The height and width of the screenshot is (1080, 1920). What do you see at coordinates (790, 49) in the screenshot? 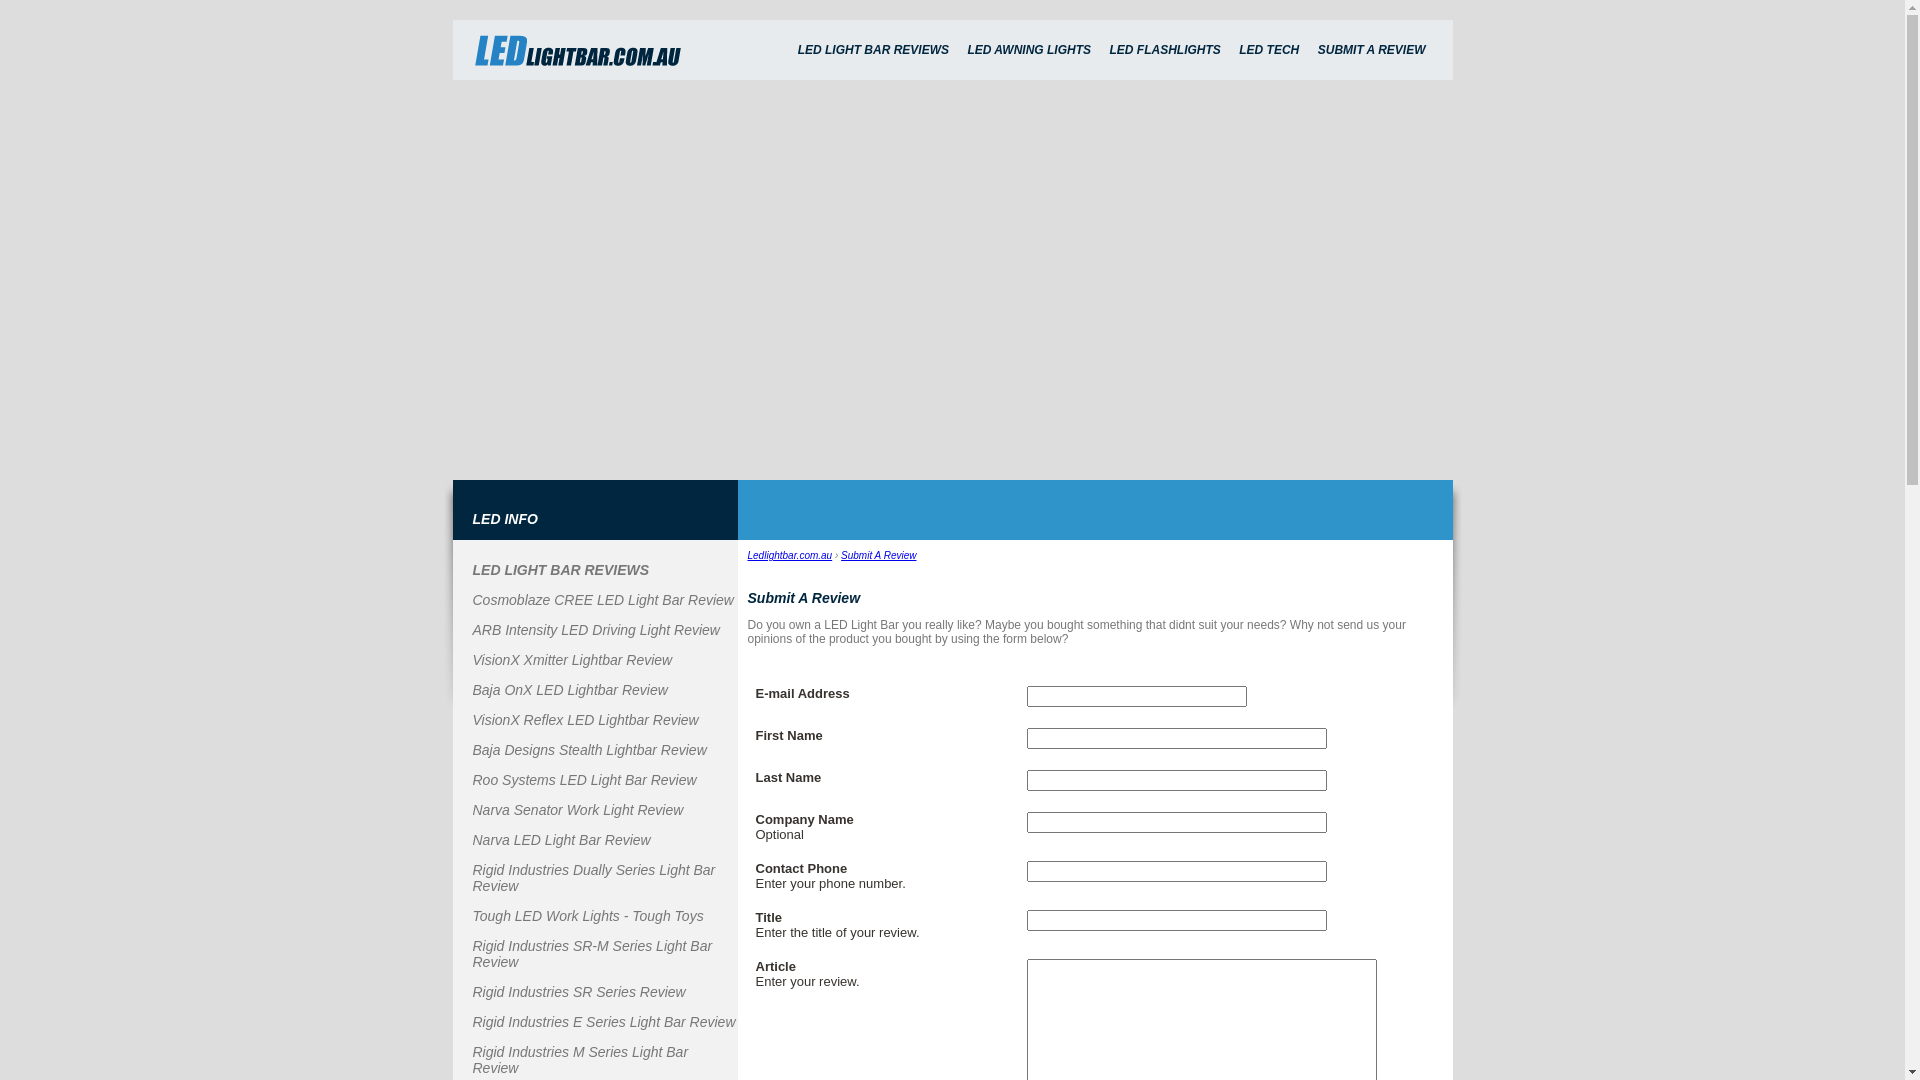
I see `'LED LIGHT BAR REVIEWS'` at bounding box center [790, 49].